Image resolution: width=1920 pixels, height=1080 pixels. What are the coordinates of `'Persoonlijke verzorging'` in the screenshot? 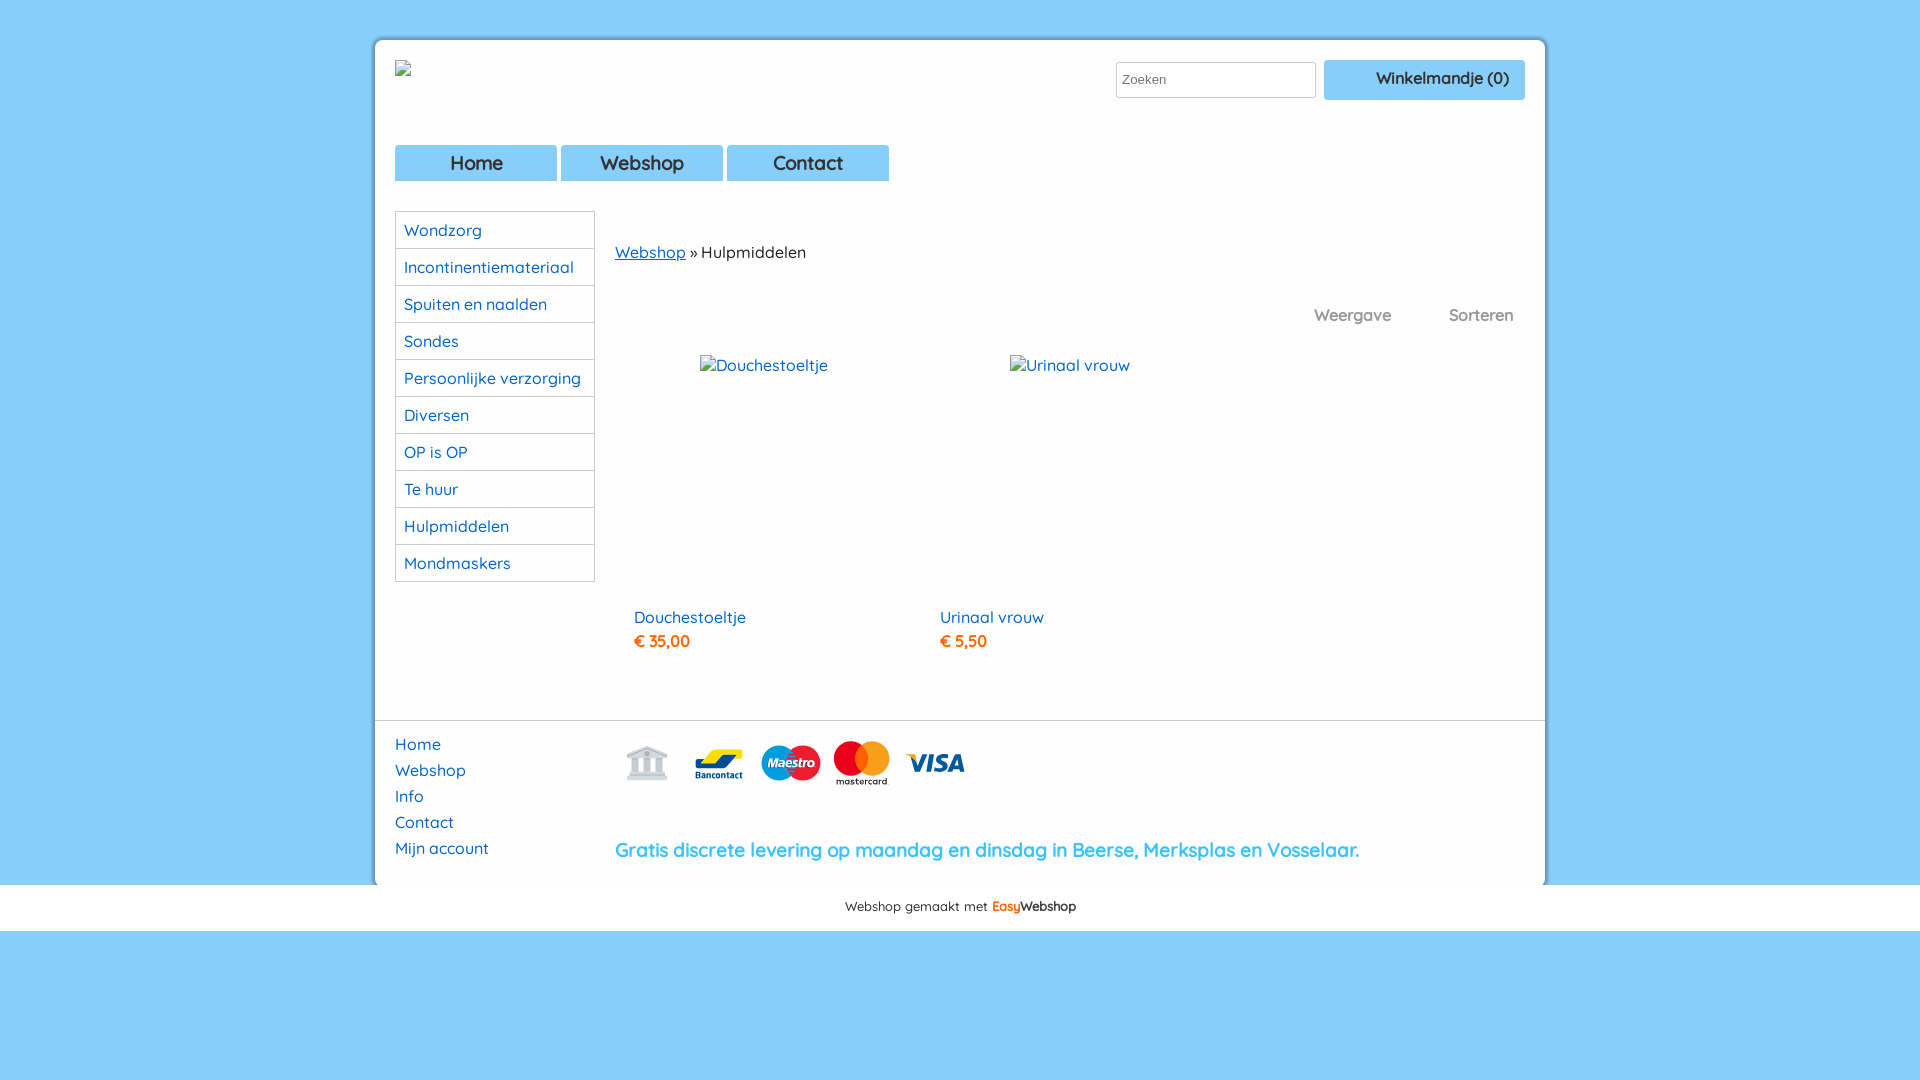 It's located at (494, 378).